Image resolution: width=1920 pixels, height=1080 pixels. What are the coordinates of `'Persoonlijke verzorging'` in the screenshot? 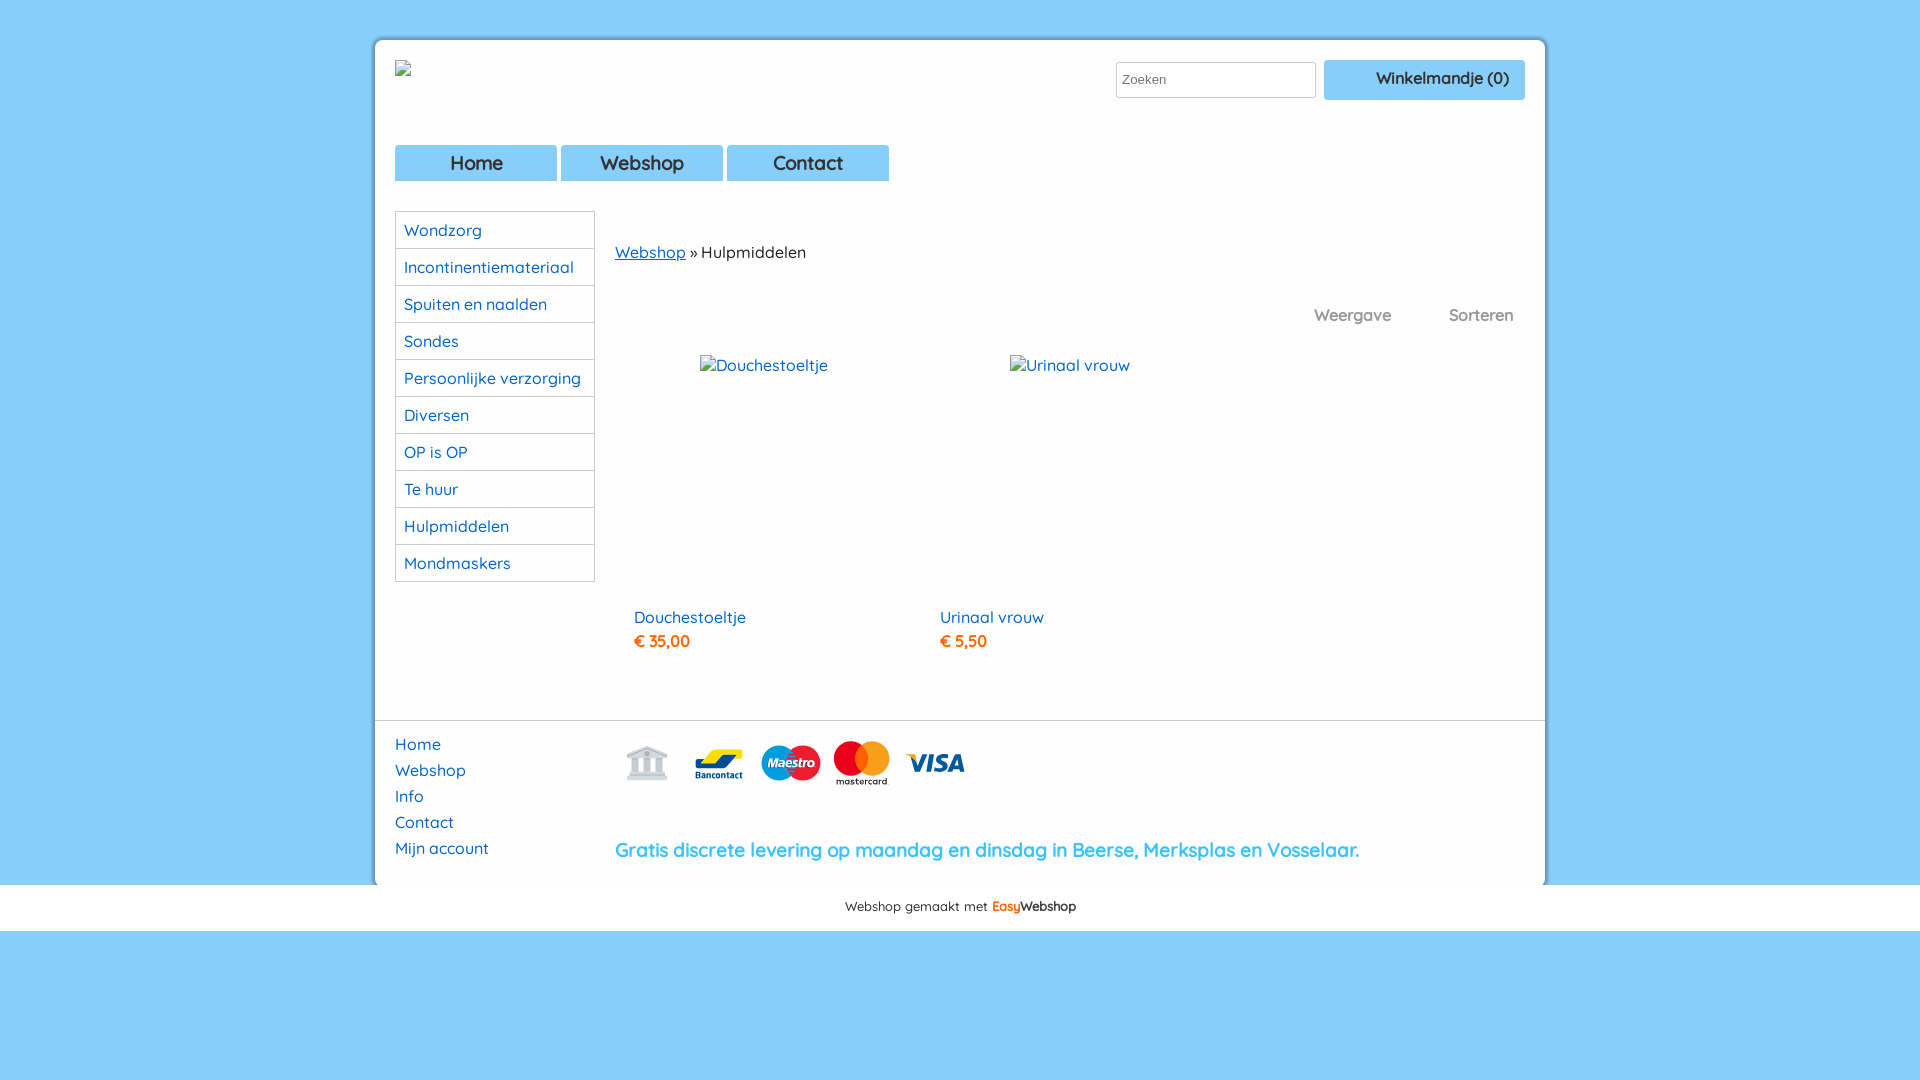 It's located at (494, 378).